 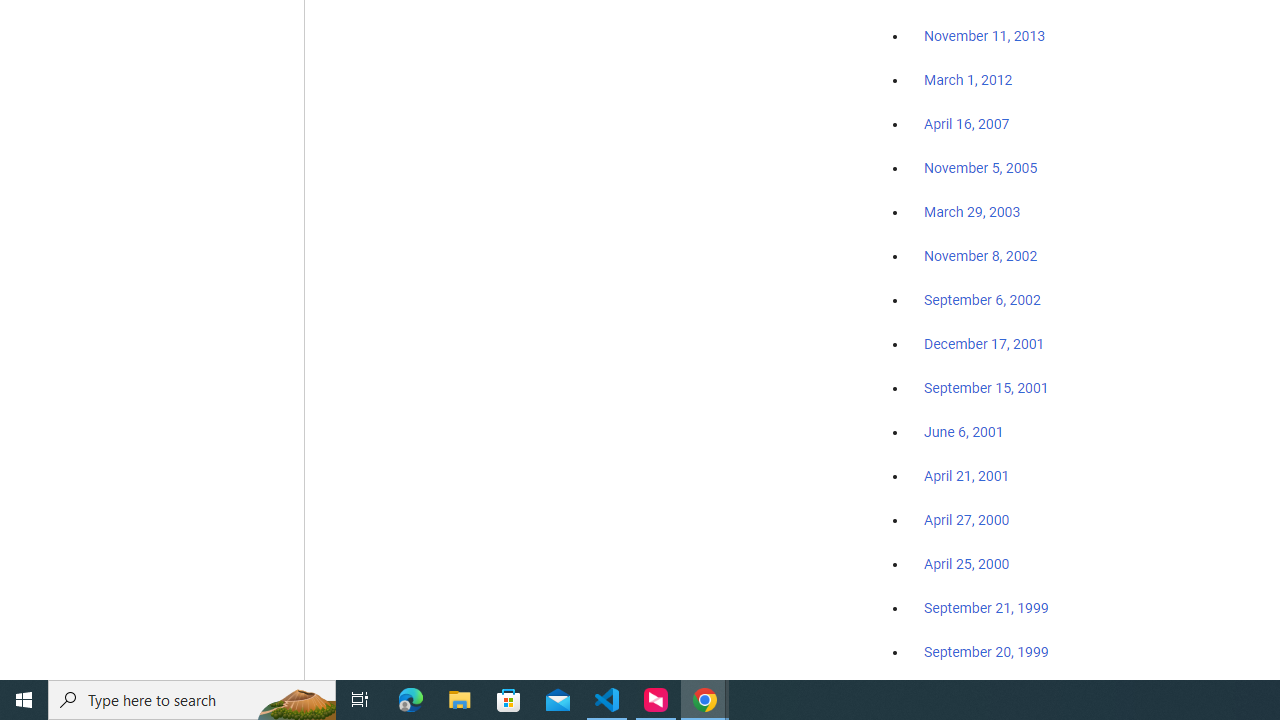 I want to click on 'September 15, 2001', so click(x=986, y=387).